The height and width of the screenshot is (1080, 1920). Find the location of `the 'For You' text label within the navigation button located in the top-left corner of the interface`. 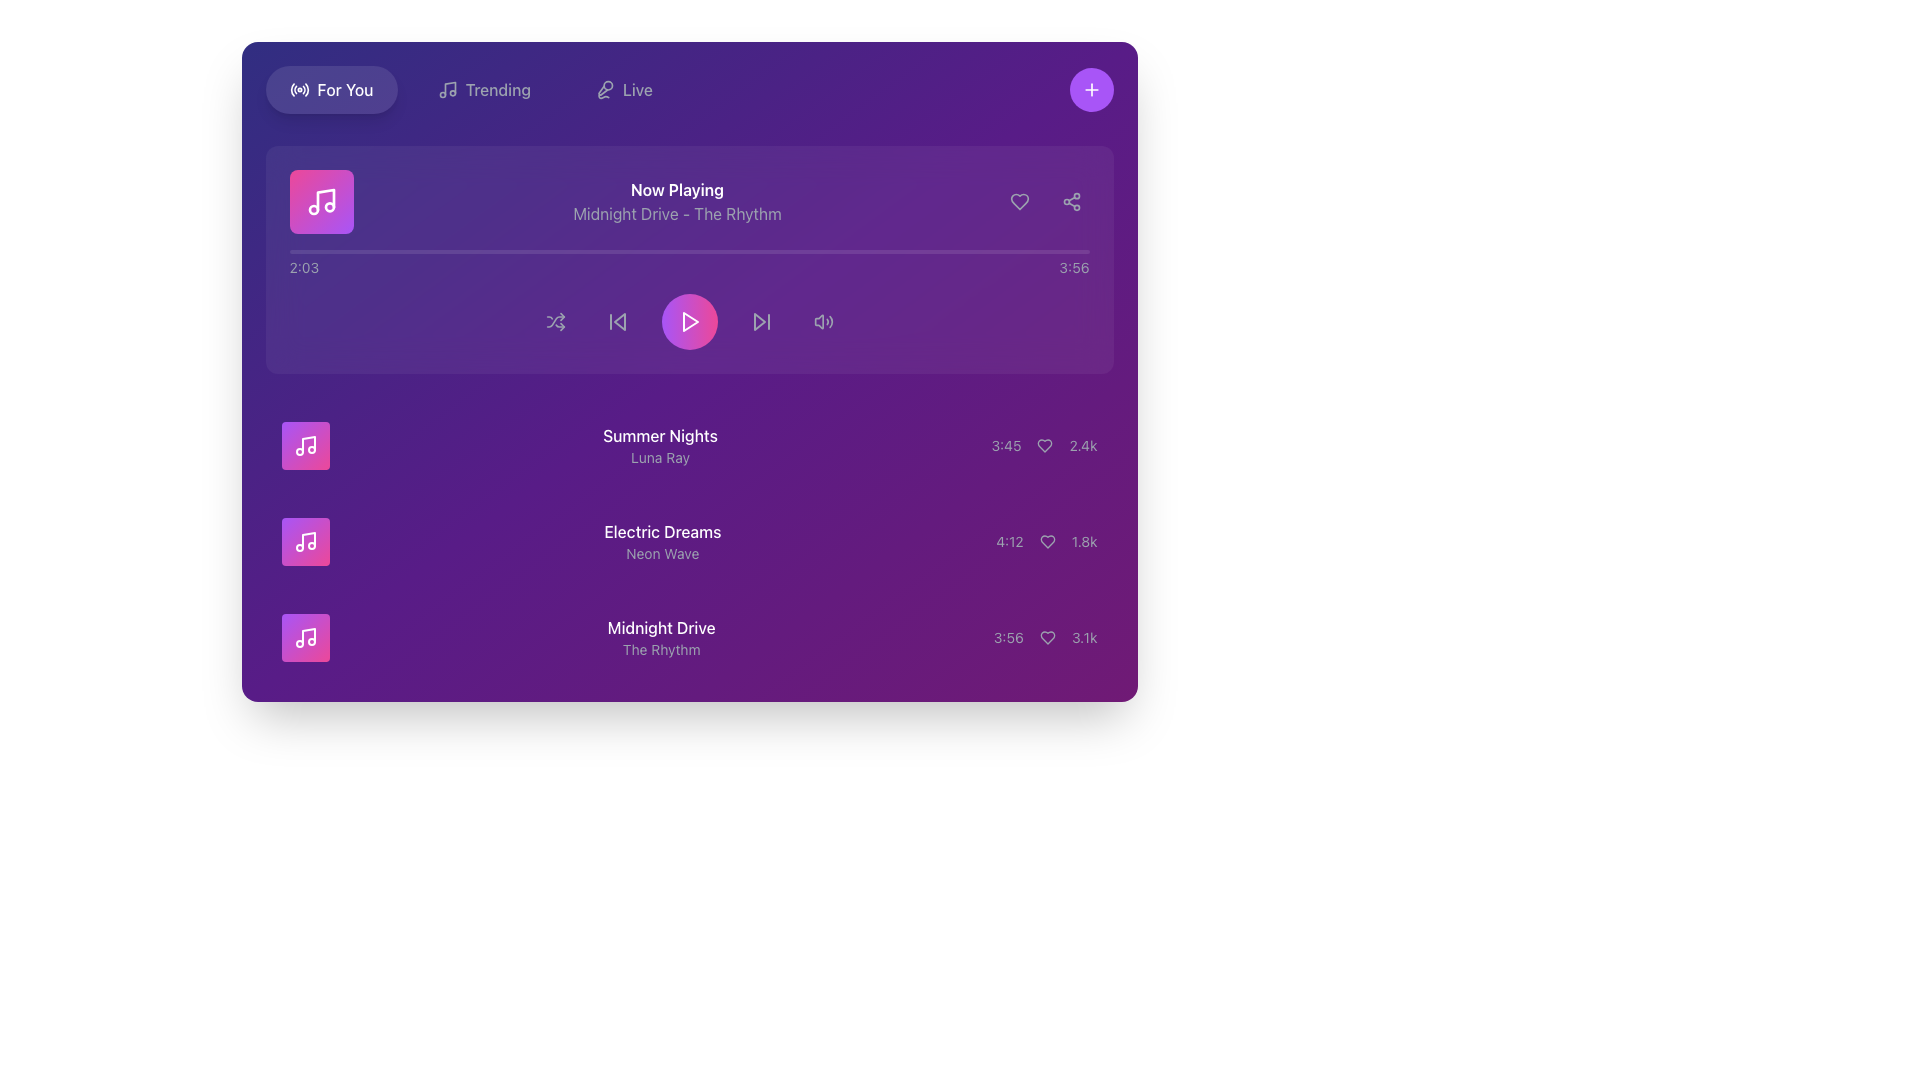

the 'For You' text label within the navigation button located in the top-left corner of the interface is located at coordinates (345, 88).